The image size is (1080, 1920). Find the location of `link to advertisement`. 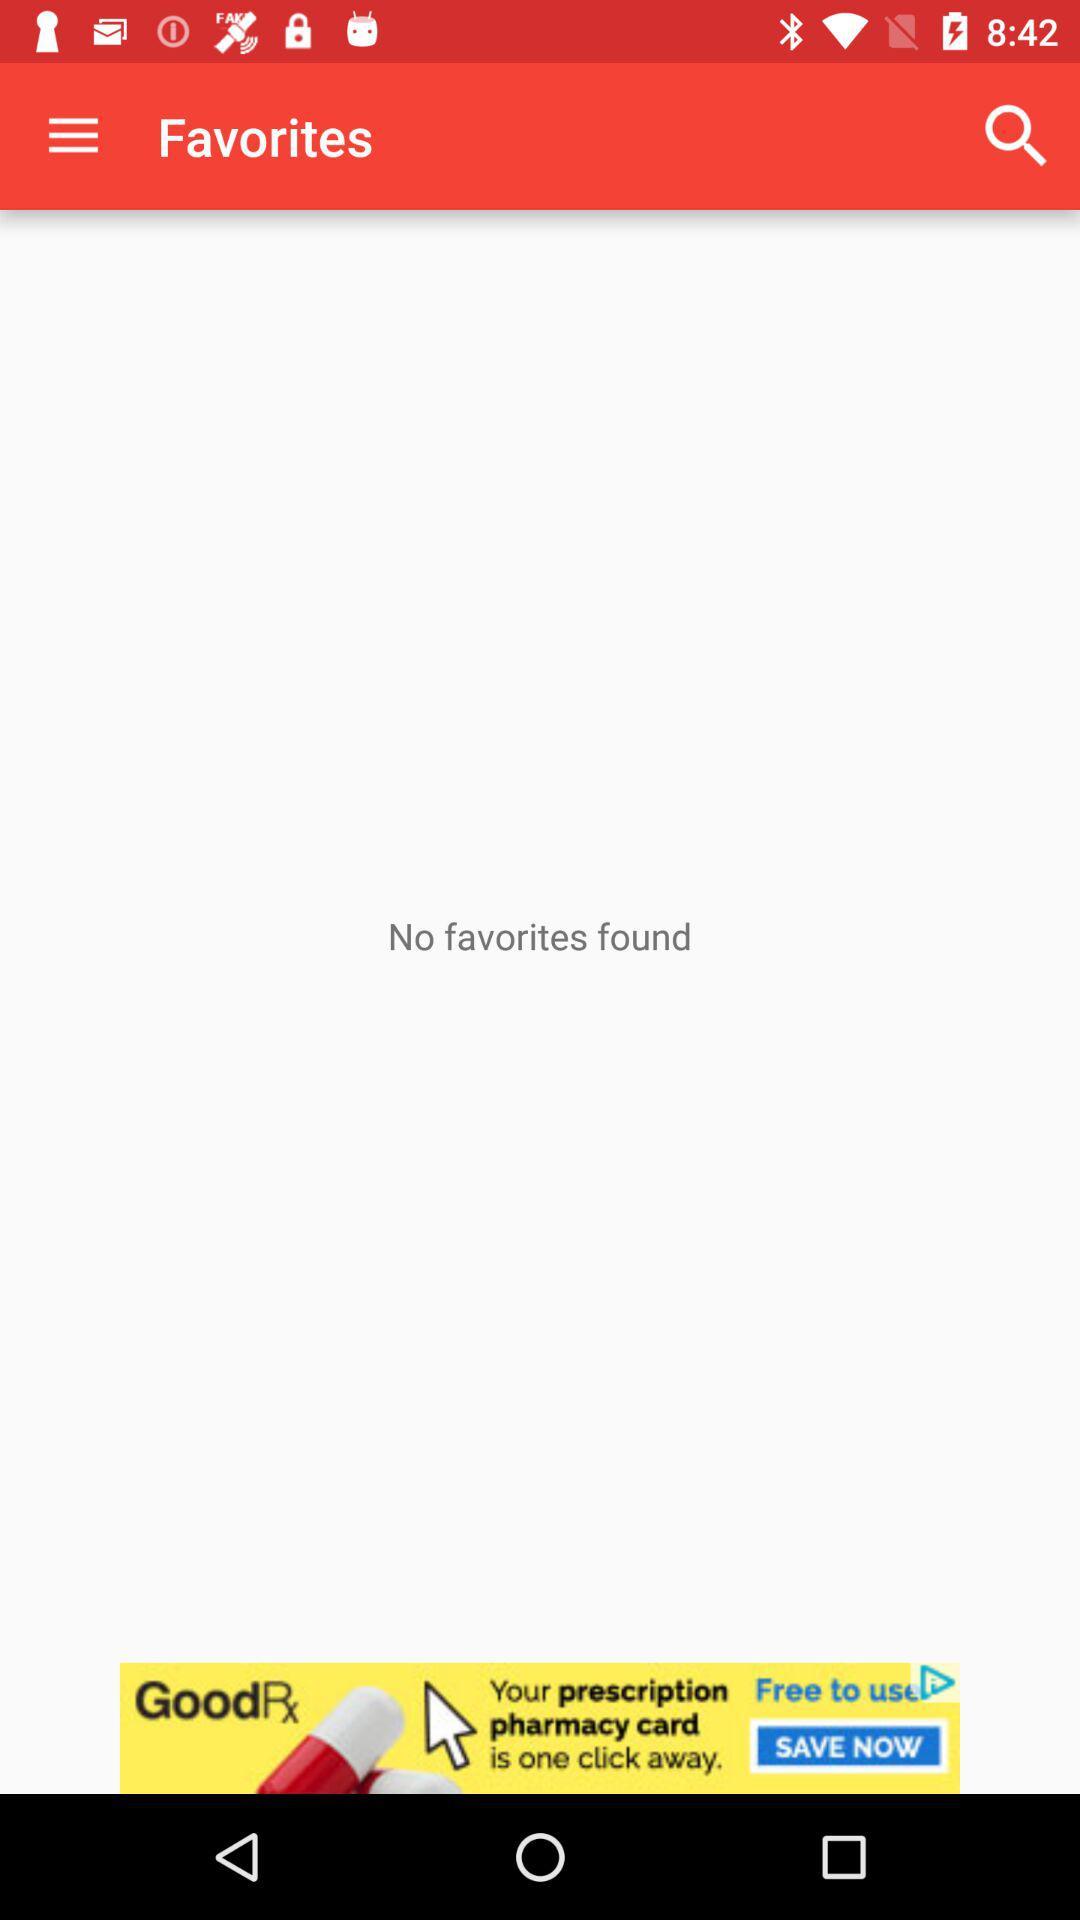

link to advertisement is located at coordinates (540, 1727).